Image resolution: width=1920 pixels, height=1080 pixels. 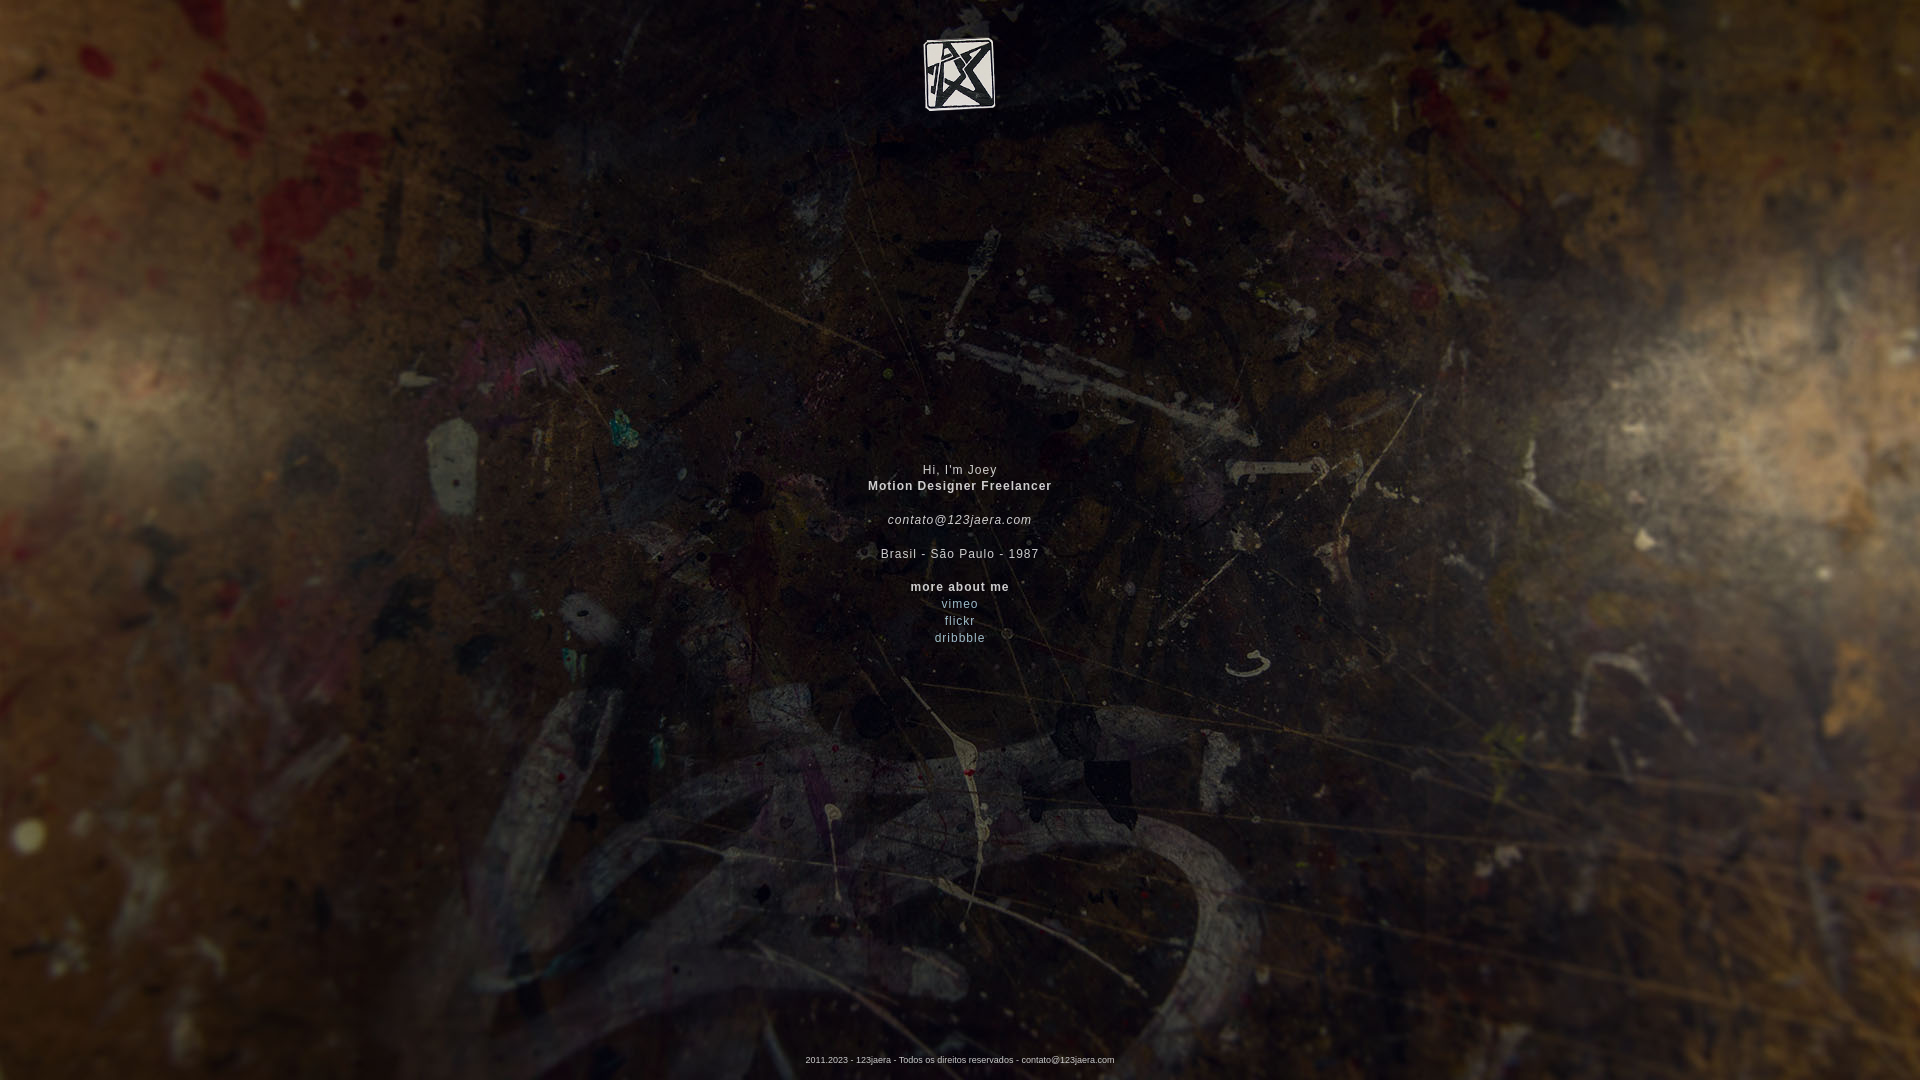 What do you see at coordinates (960, 620) in the screenshot?
I see `'flickr'` at bounding box center [960, 620].